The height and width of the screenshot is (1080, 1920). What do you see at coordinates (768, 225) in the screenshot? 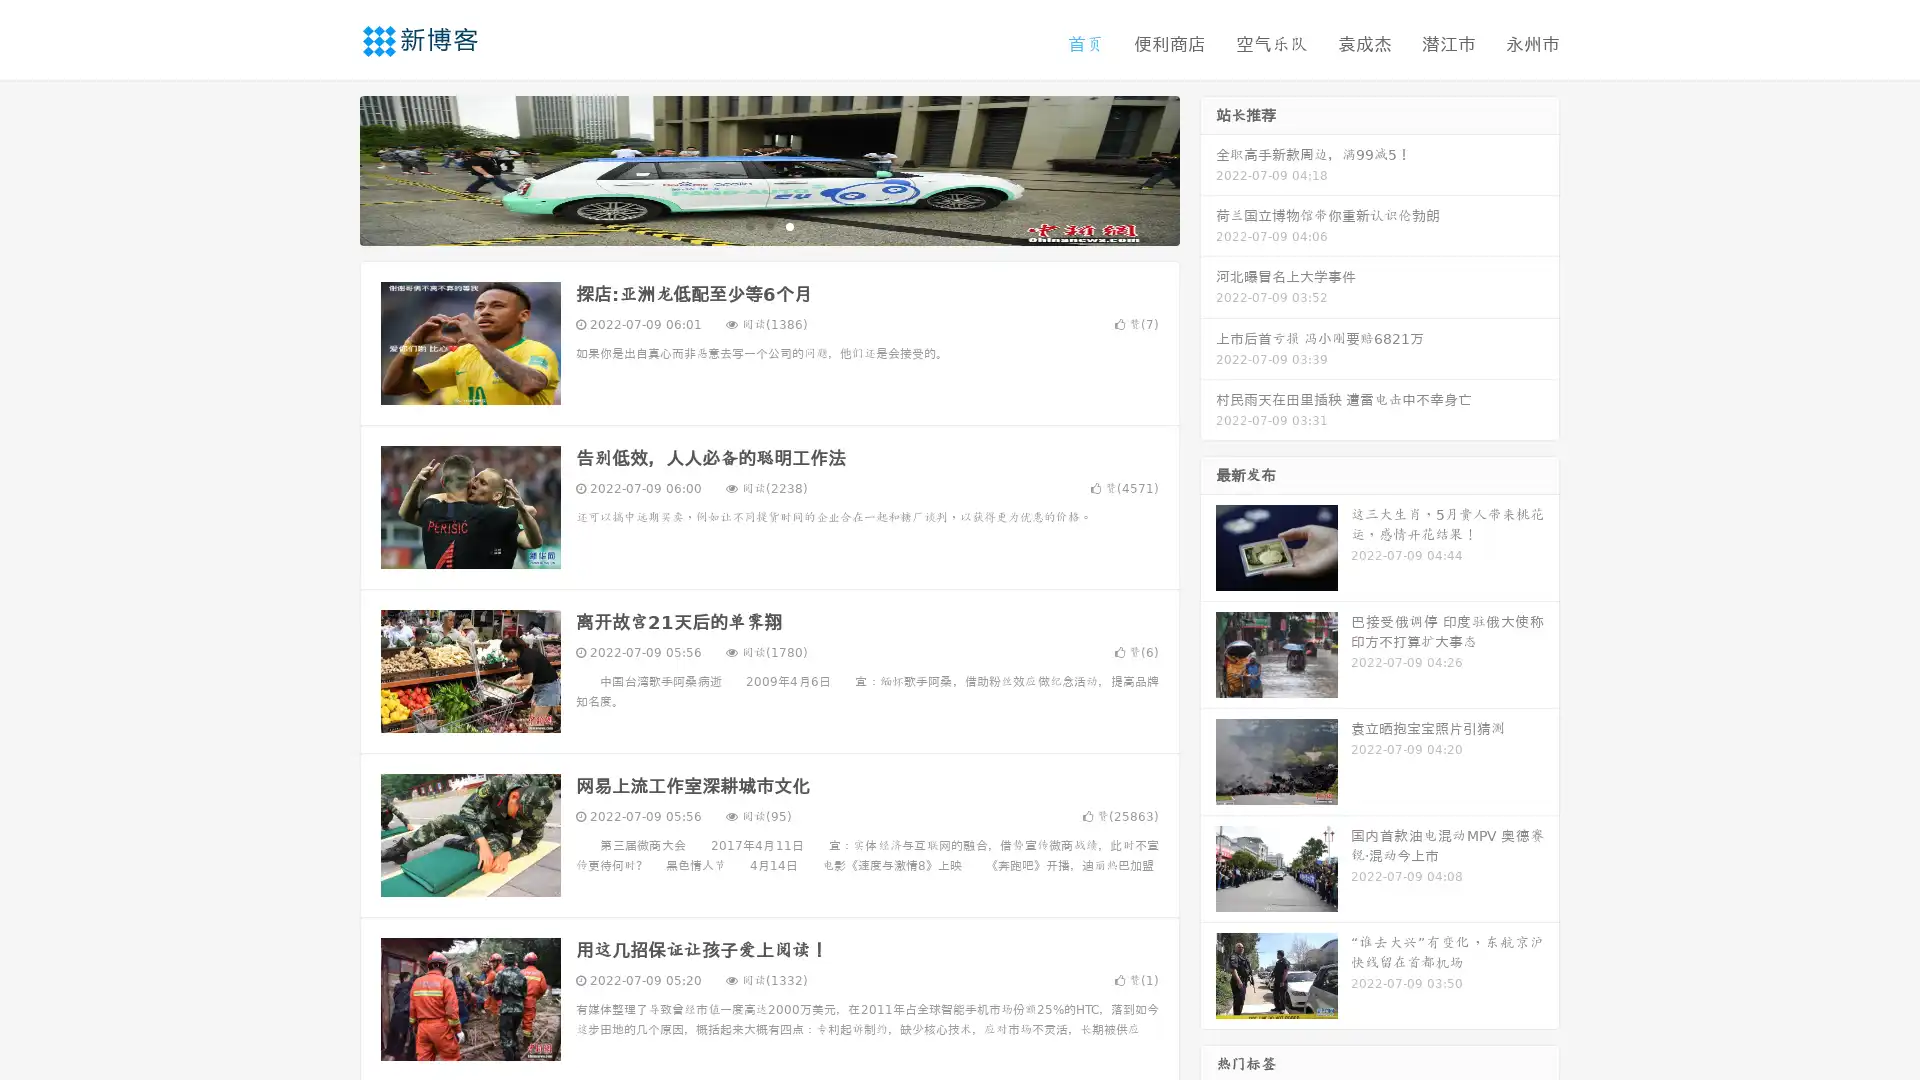
I see `Go to slide 2` at bounding box center [768, 225].